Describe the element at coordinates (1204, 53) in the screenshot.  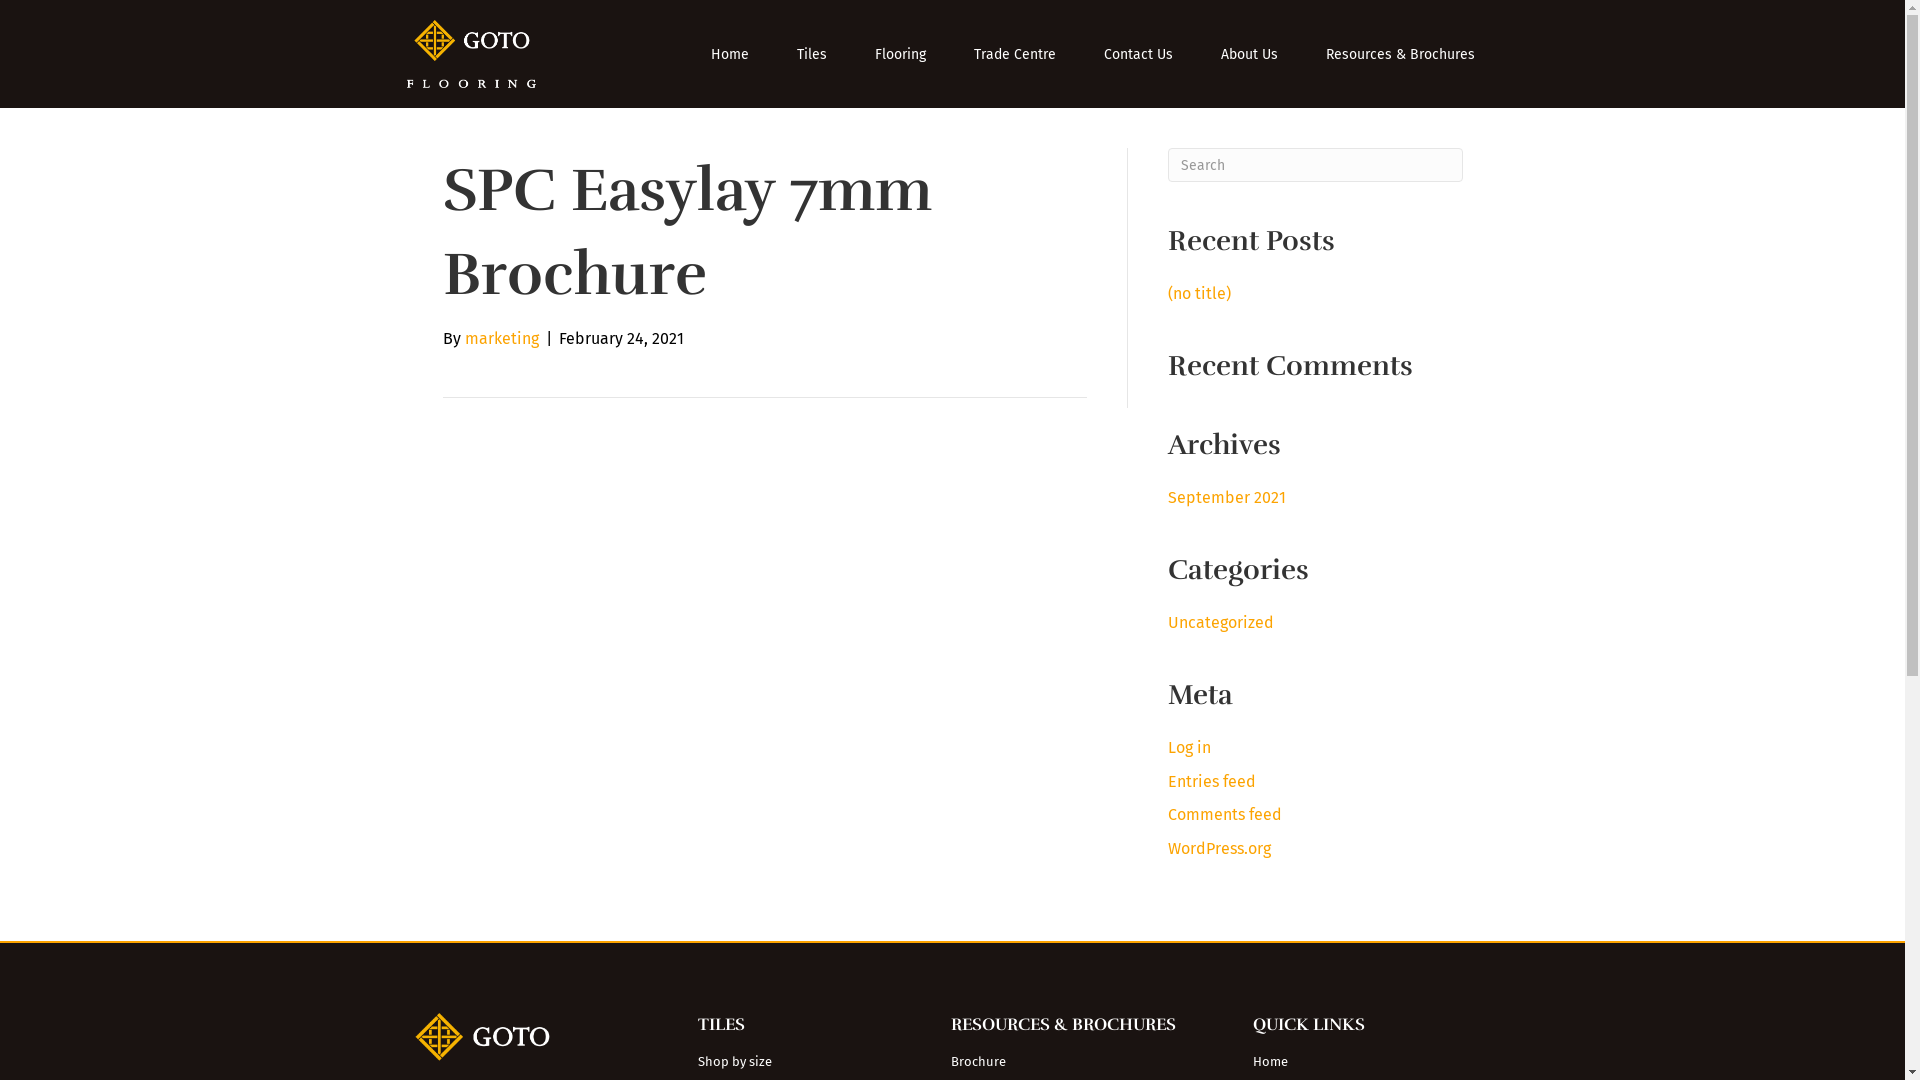
I see `'About Us'` at that location.